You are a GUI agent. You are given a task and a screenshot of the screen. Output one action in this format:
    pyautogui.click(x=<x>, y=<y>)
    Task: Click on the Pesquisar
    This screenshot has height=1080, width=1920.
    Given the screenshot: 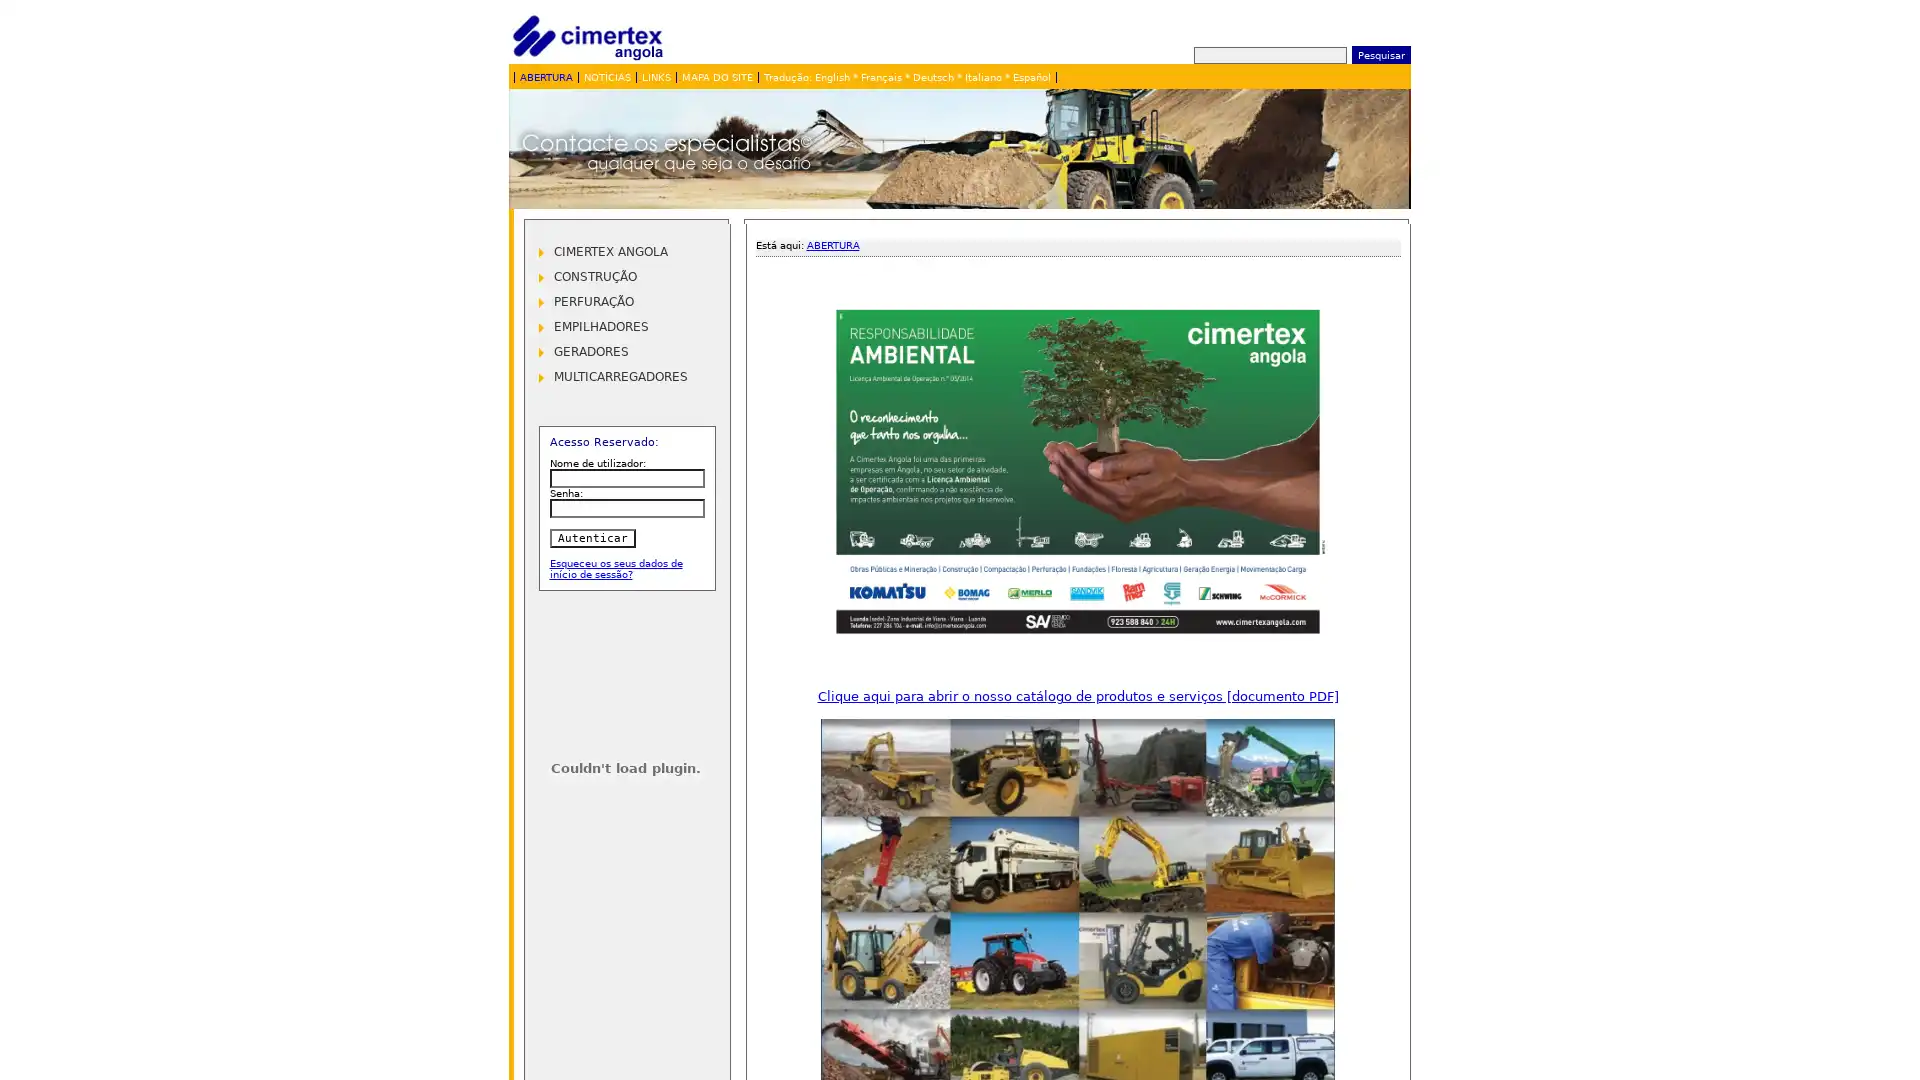 What is the action you would take?
    pyautogui.click(x=1379, y=53)
    